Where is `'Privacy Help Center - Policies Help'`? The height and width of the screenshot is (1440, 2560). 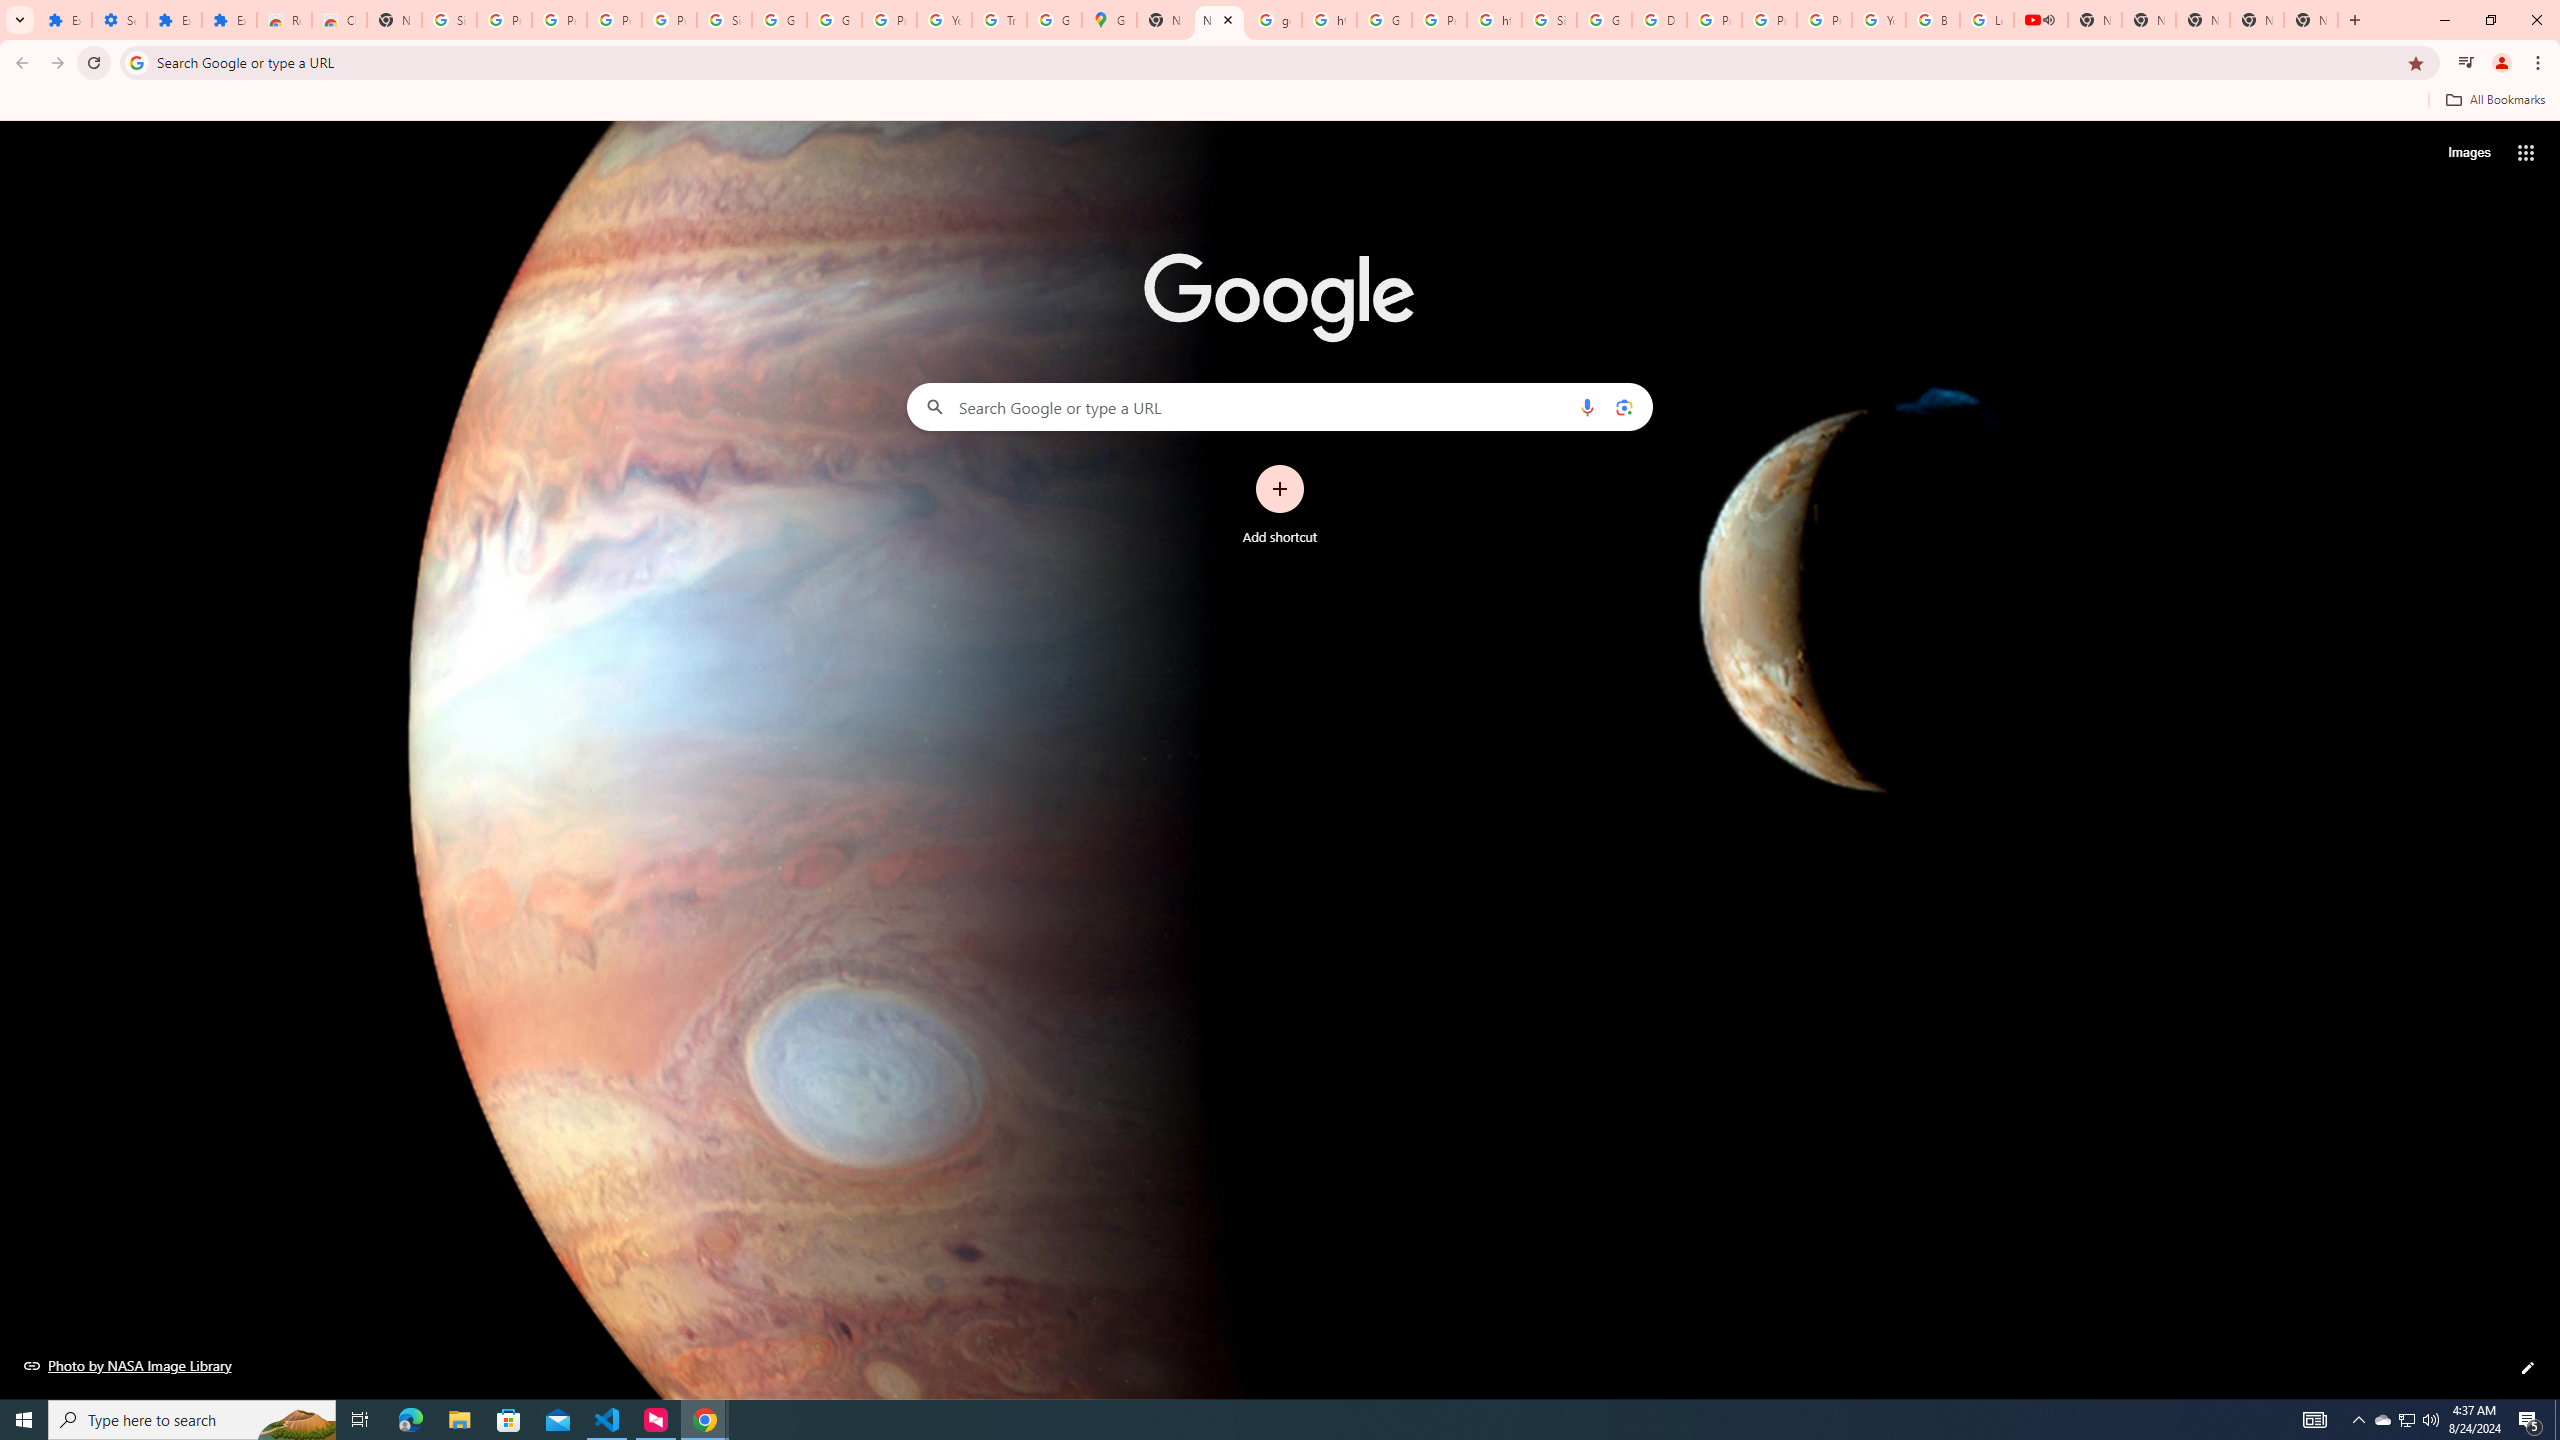 'Privacy Help Center - Policies Help' is located at coordinates (1712, 19).